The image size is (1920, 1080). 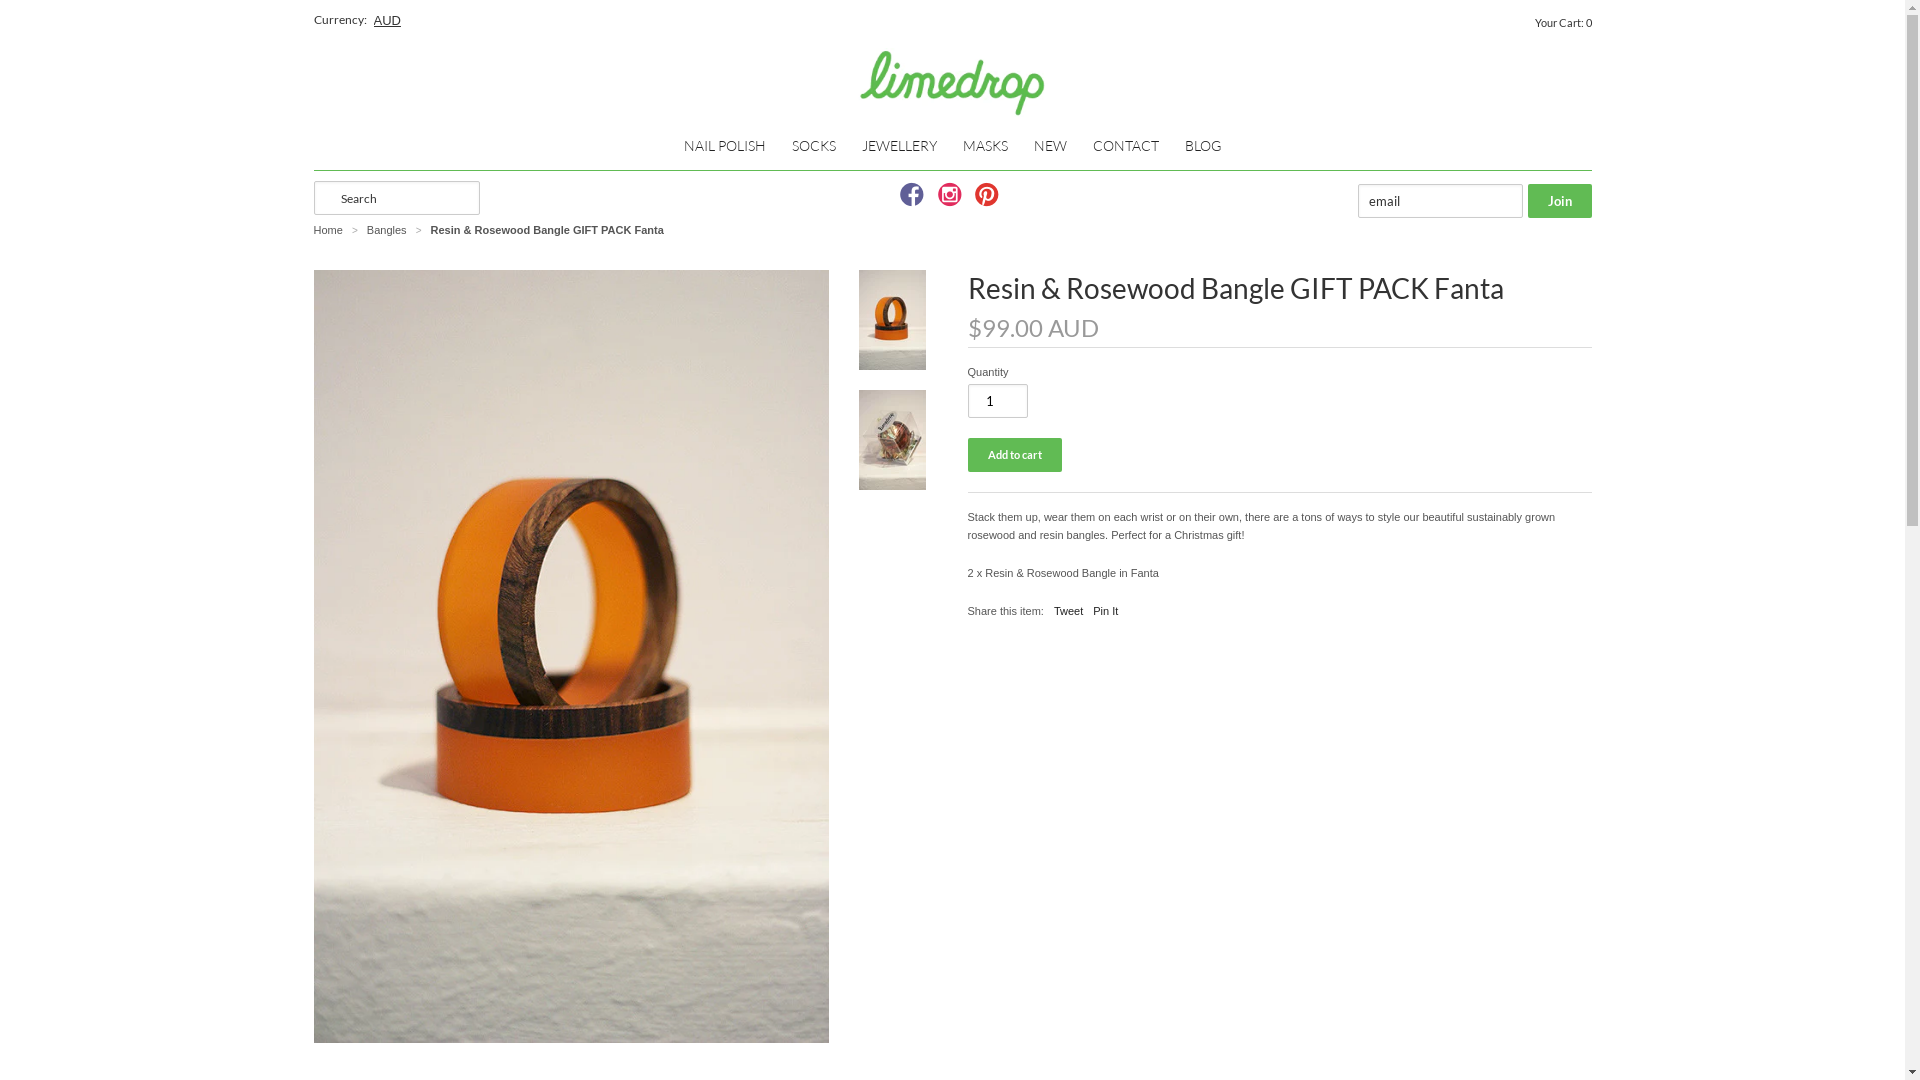 I want to click on 'Your Cart: 0', so click(x=1565, y=22).